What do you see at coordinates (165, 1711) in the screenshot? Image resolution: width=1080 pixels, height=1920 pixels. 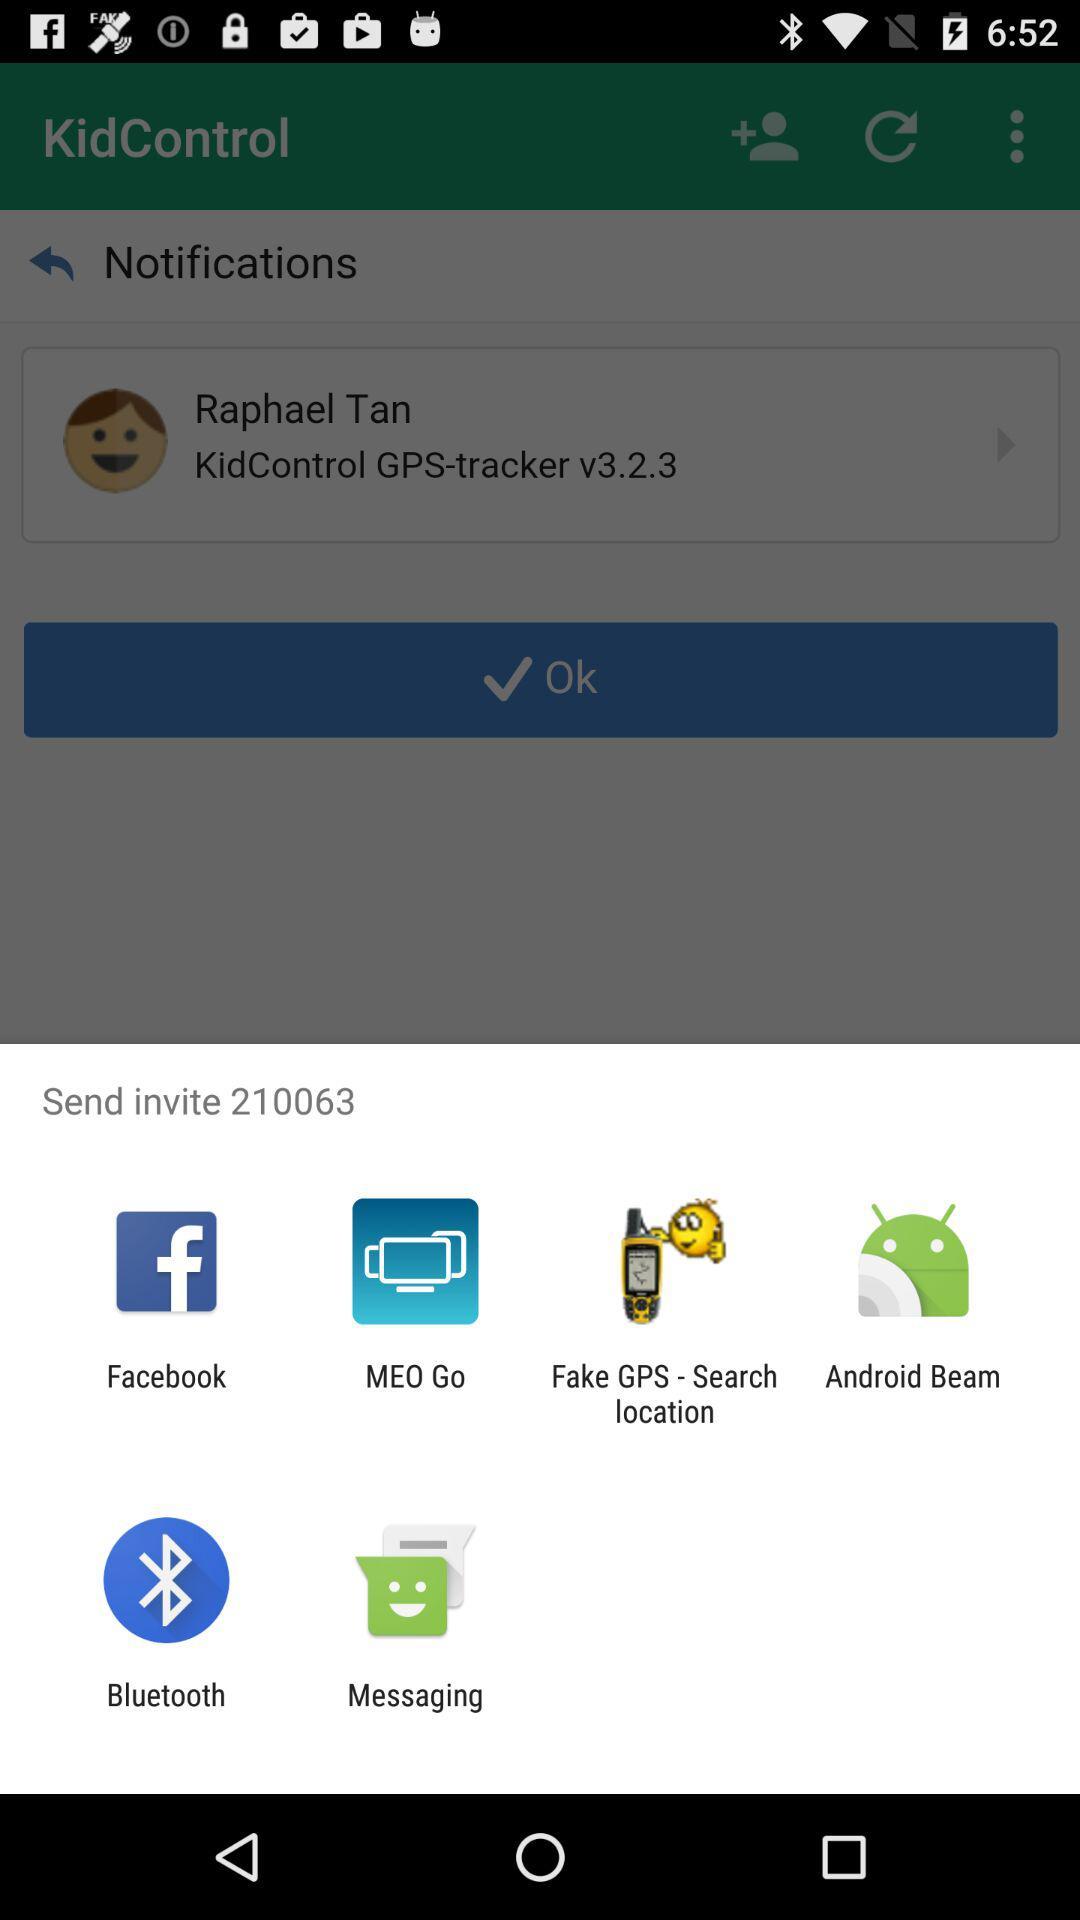 I see `icon next to the messaging app` at bounding box center [165, 1711].